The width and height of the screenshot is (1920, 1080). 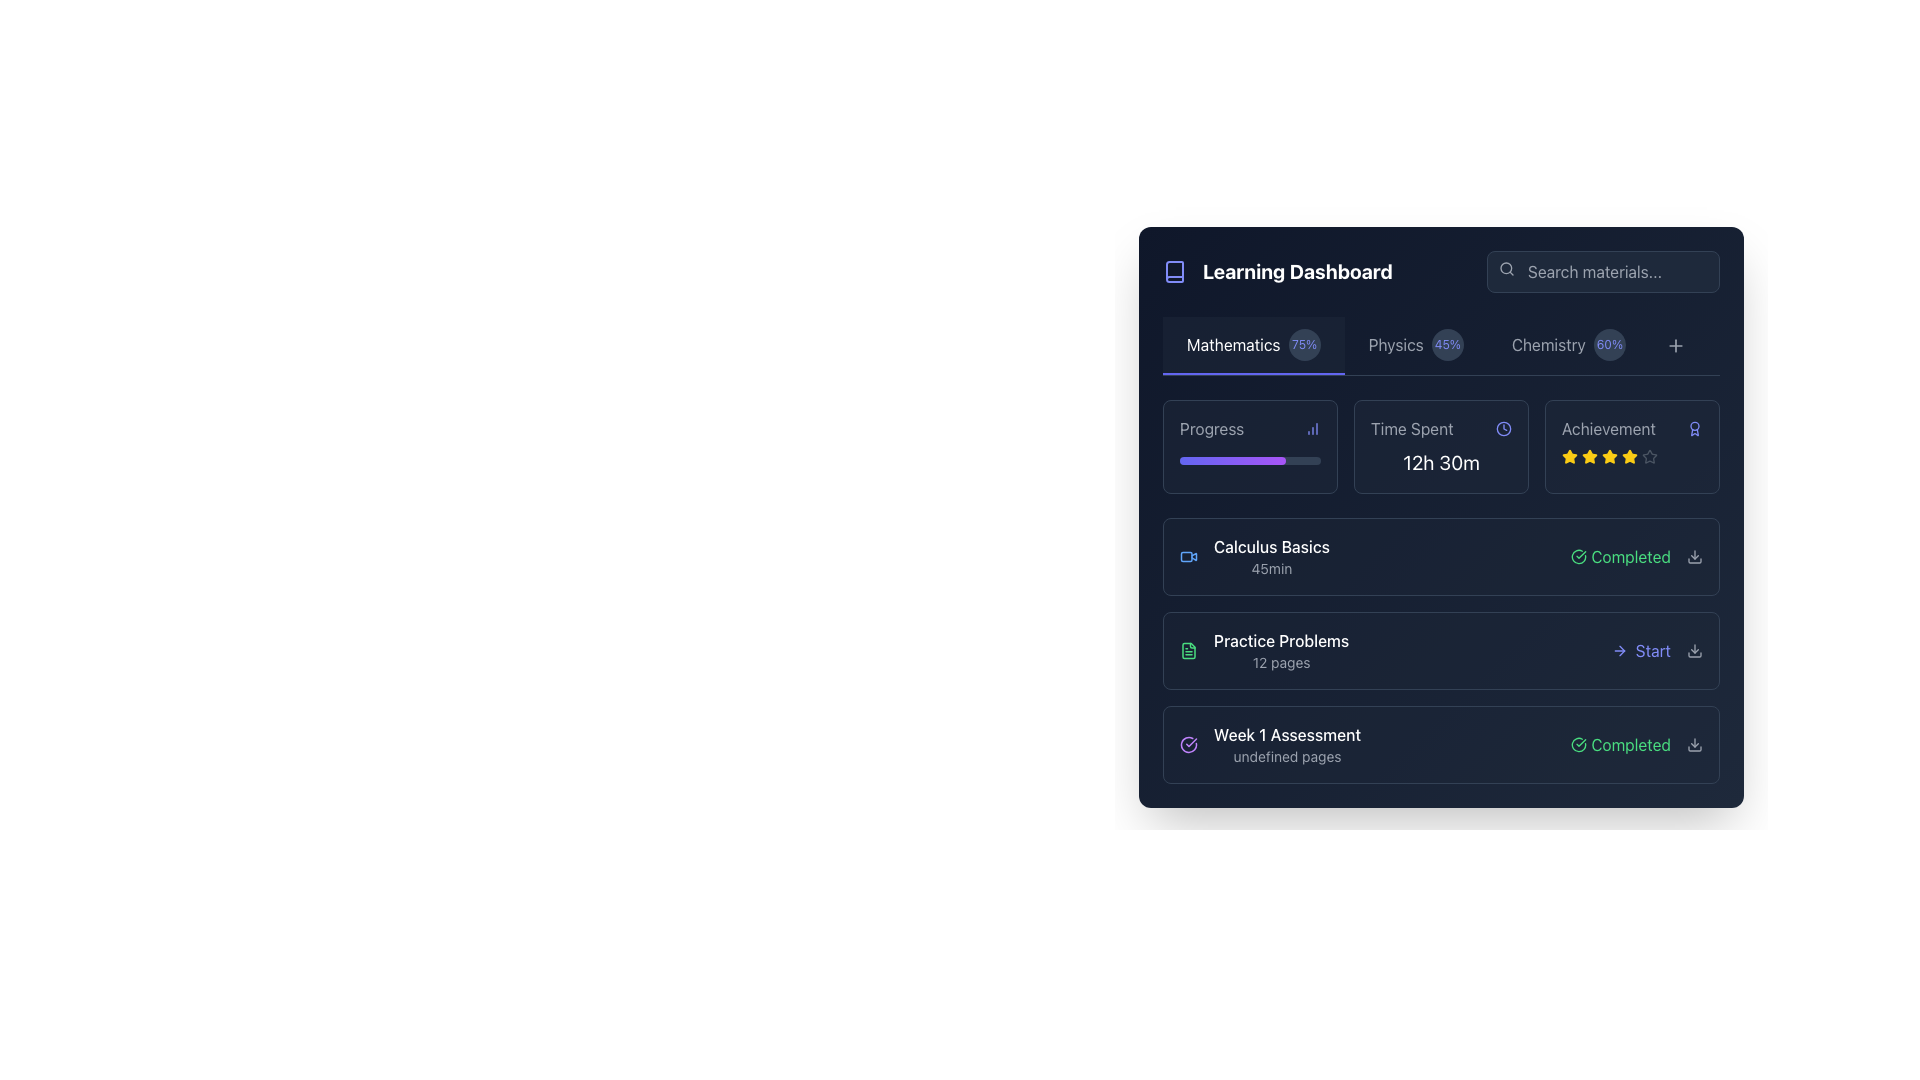 I want to click on the yellow star icon, which is the third star in a row of five within the 'Achievement' section of the Learning Dashboard interface, so click(x=1588, y=456).